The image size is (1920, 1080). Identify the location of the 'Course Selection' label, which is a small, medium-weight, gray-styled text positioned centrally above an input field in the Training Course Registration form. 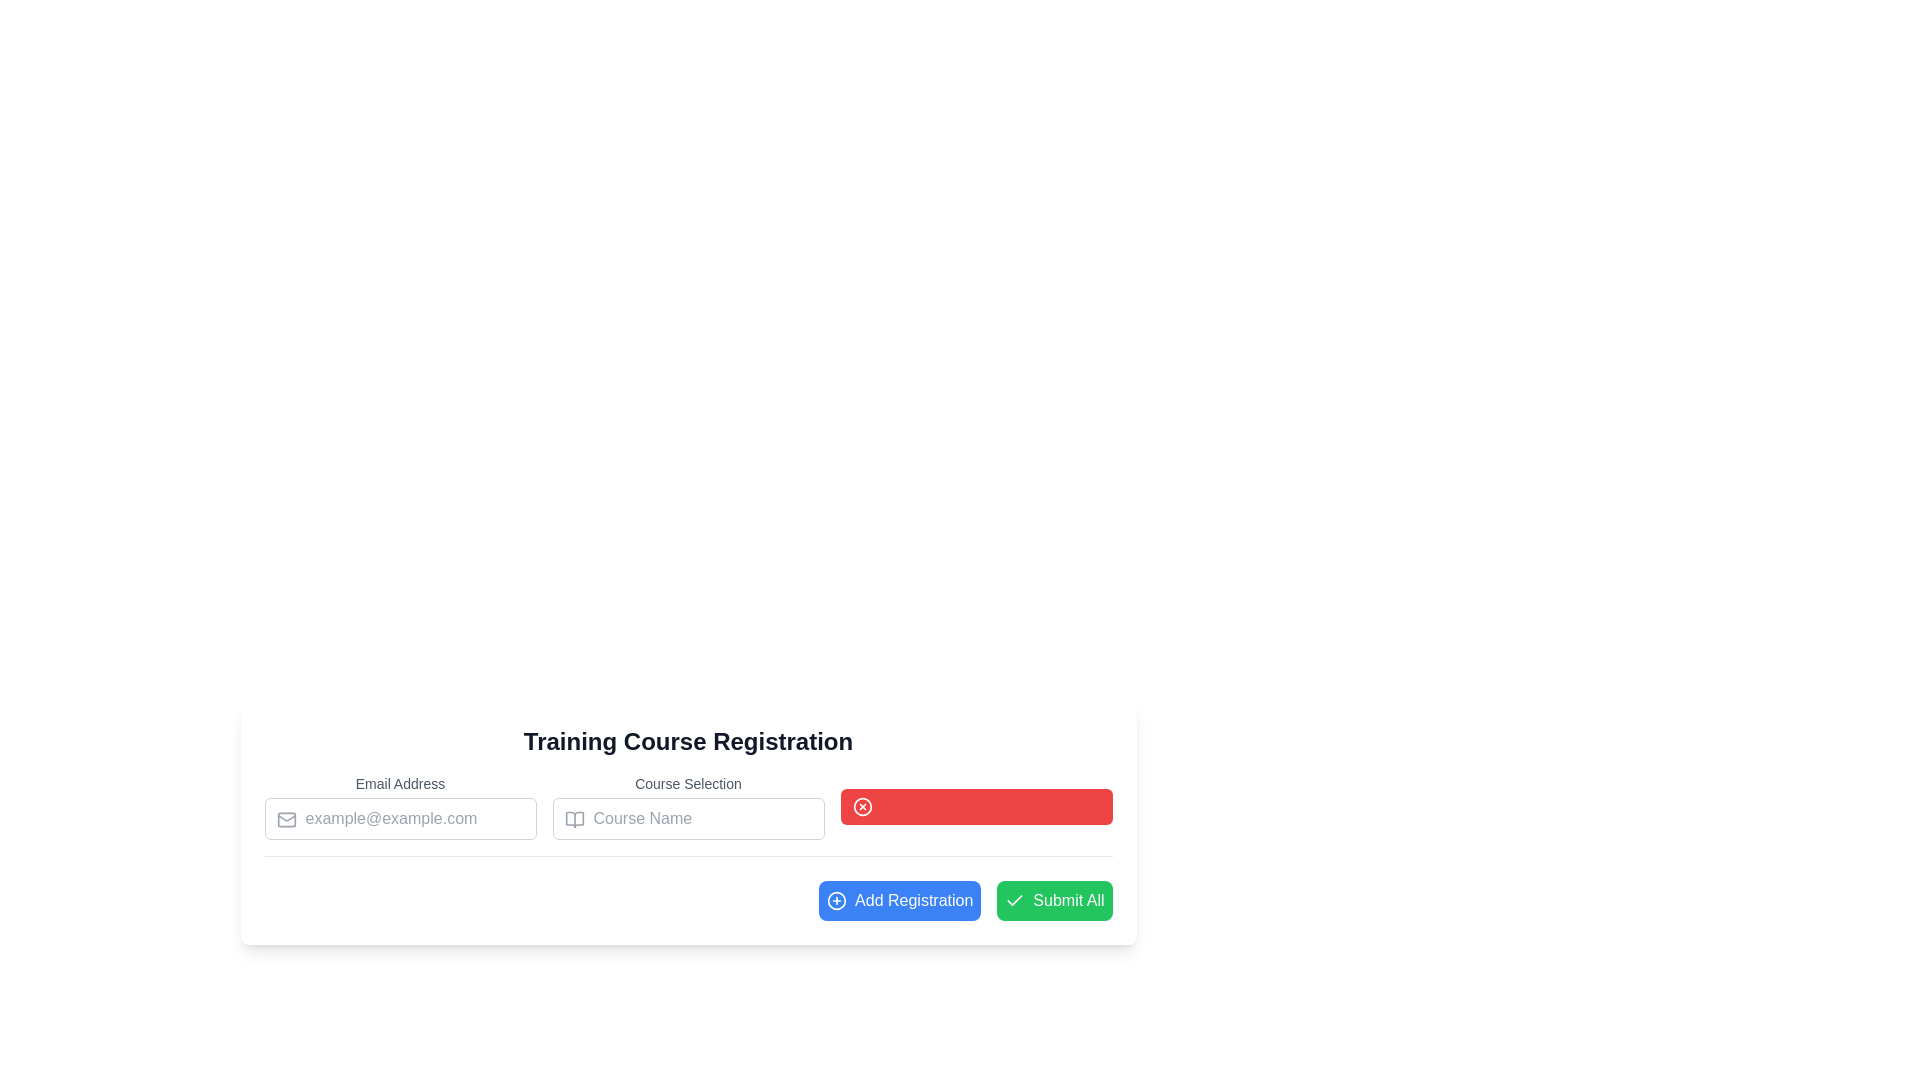
(688, 782).